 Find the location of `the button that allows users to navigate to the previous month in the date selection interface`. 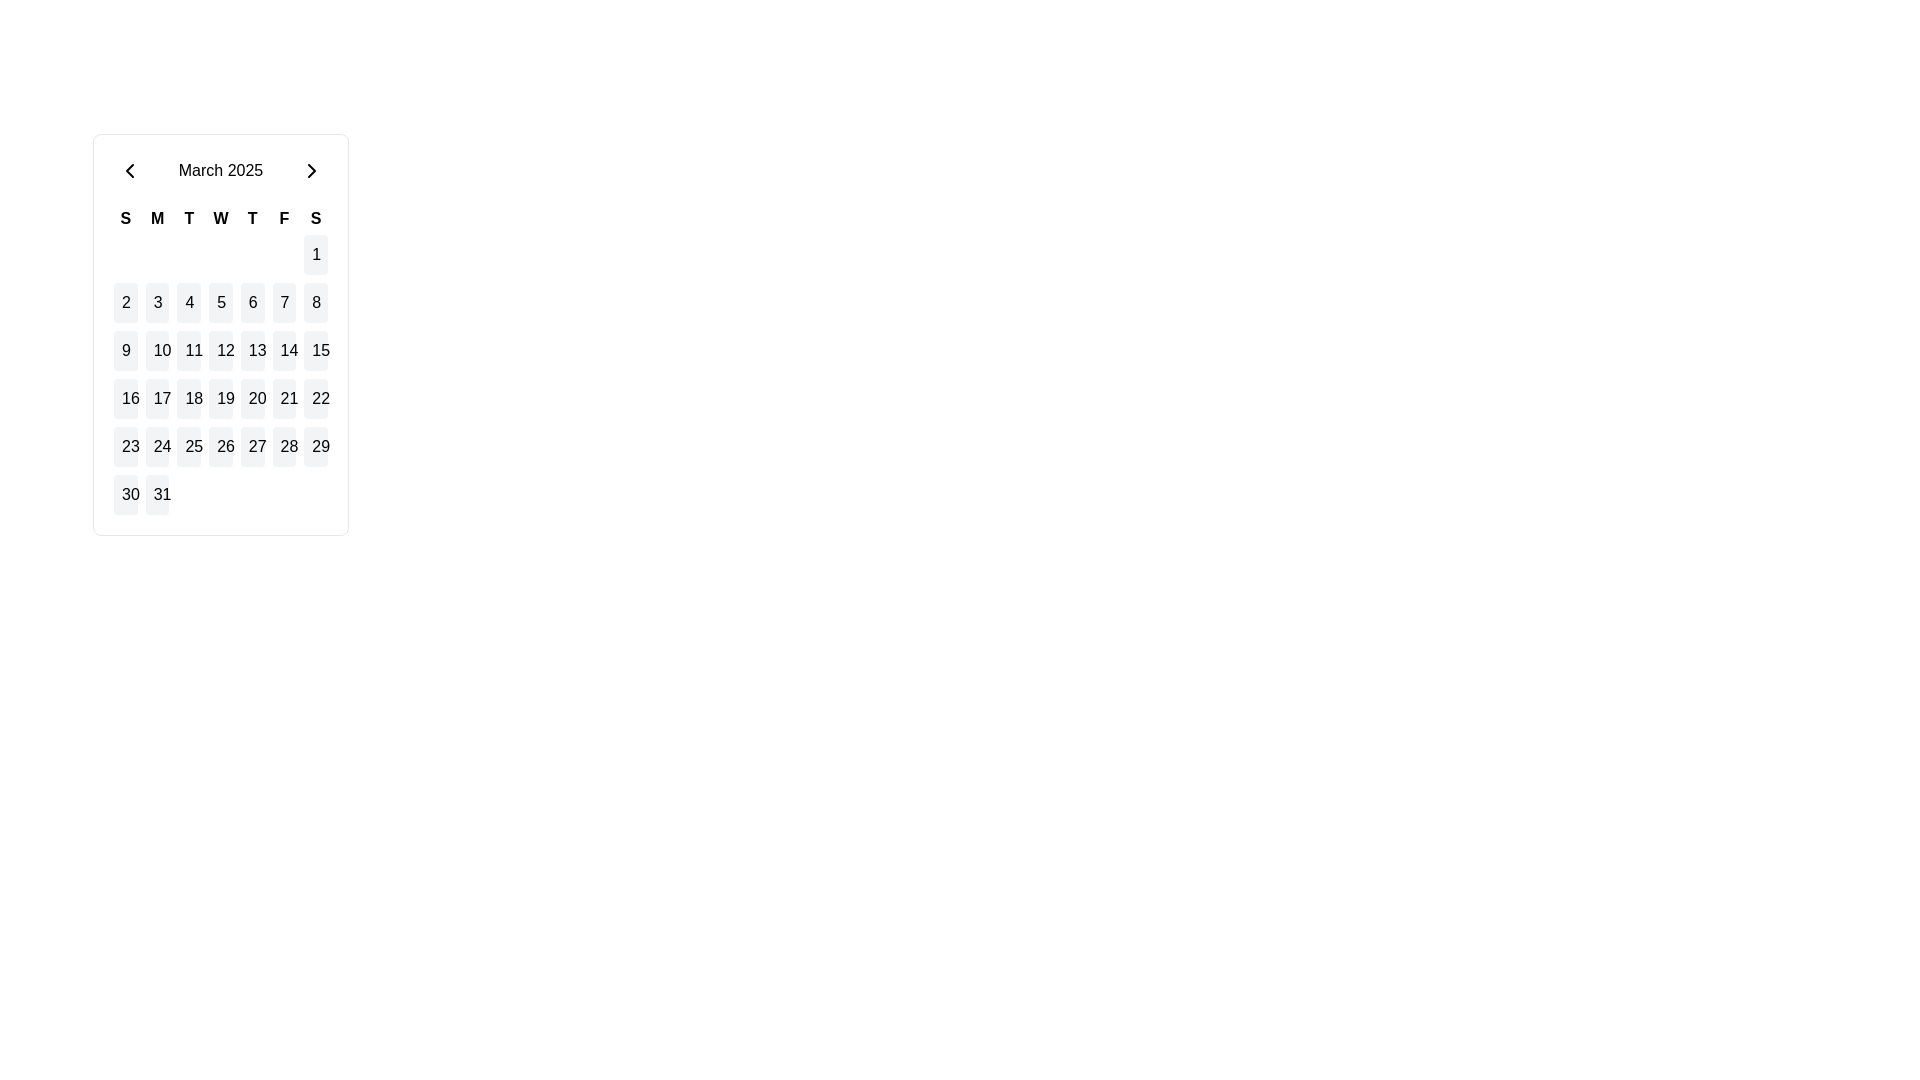

the button that allows users to navigate to the previous month in the date selection interface is located at coordinates (128, 169).